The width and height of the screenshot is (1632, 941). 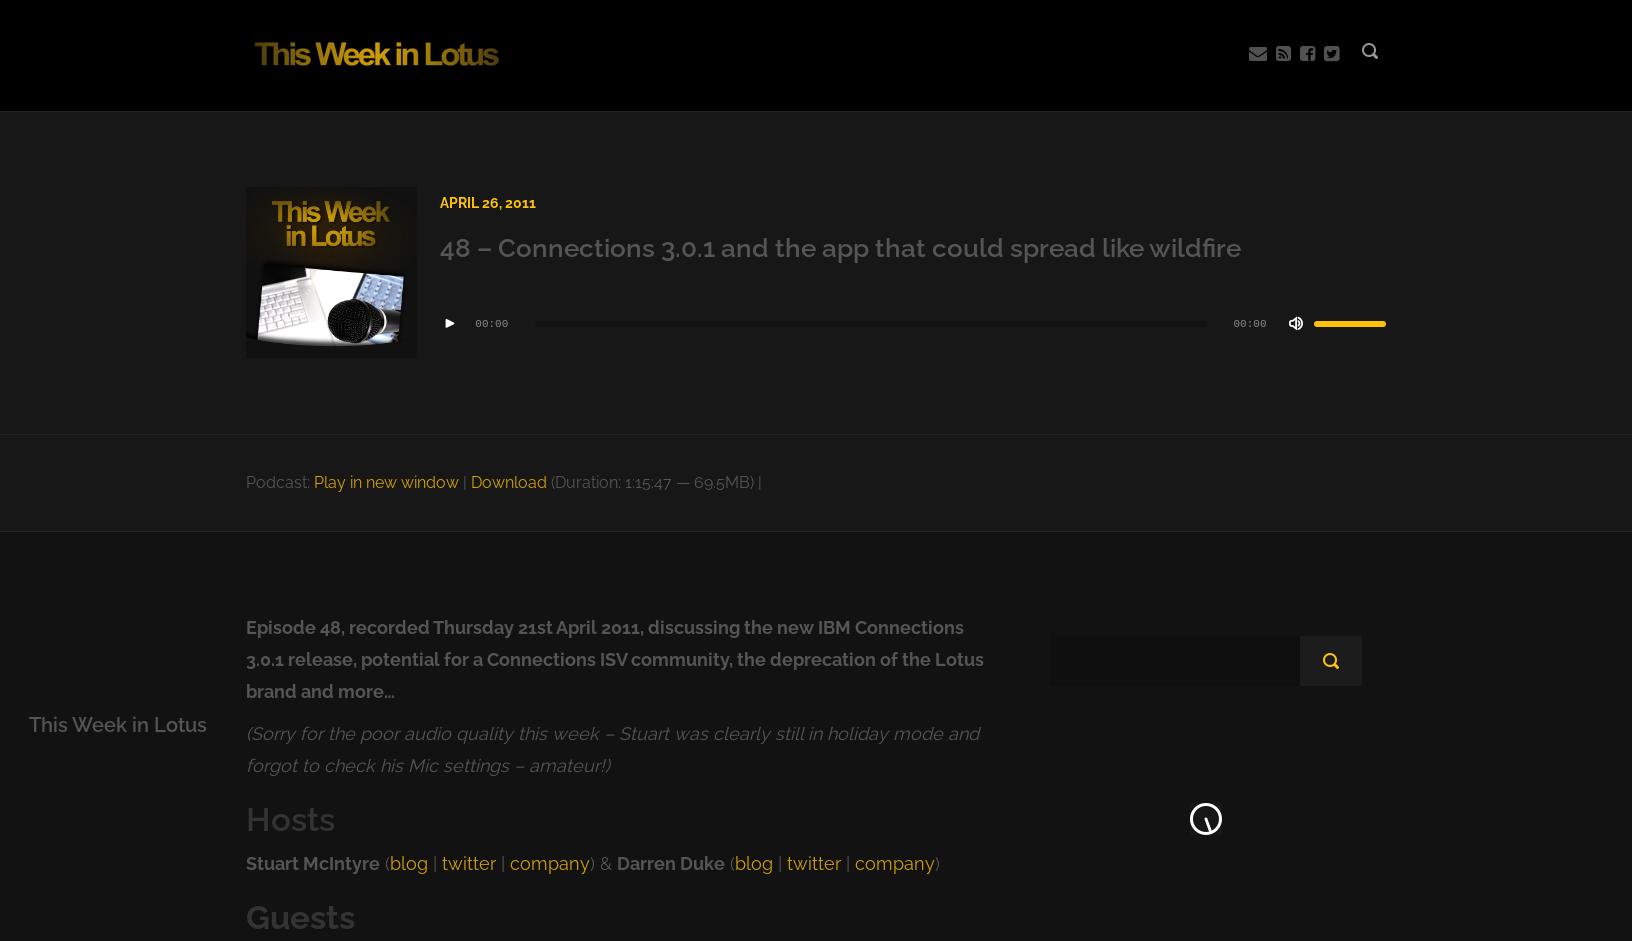 I want to click on 'This Week in Lotus', so click(x=117, y=725).